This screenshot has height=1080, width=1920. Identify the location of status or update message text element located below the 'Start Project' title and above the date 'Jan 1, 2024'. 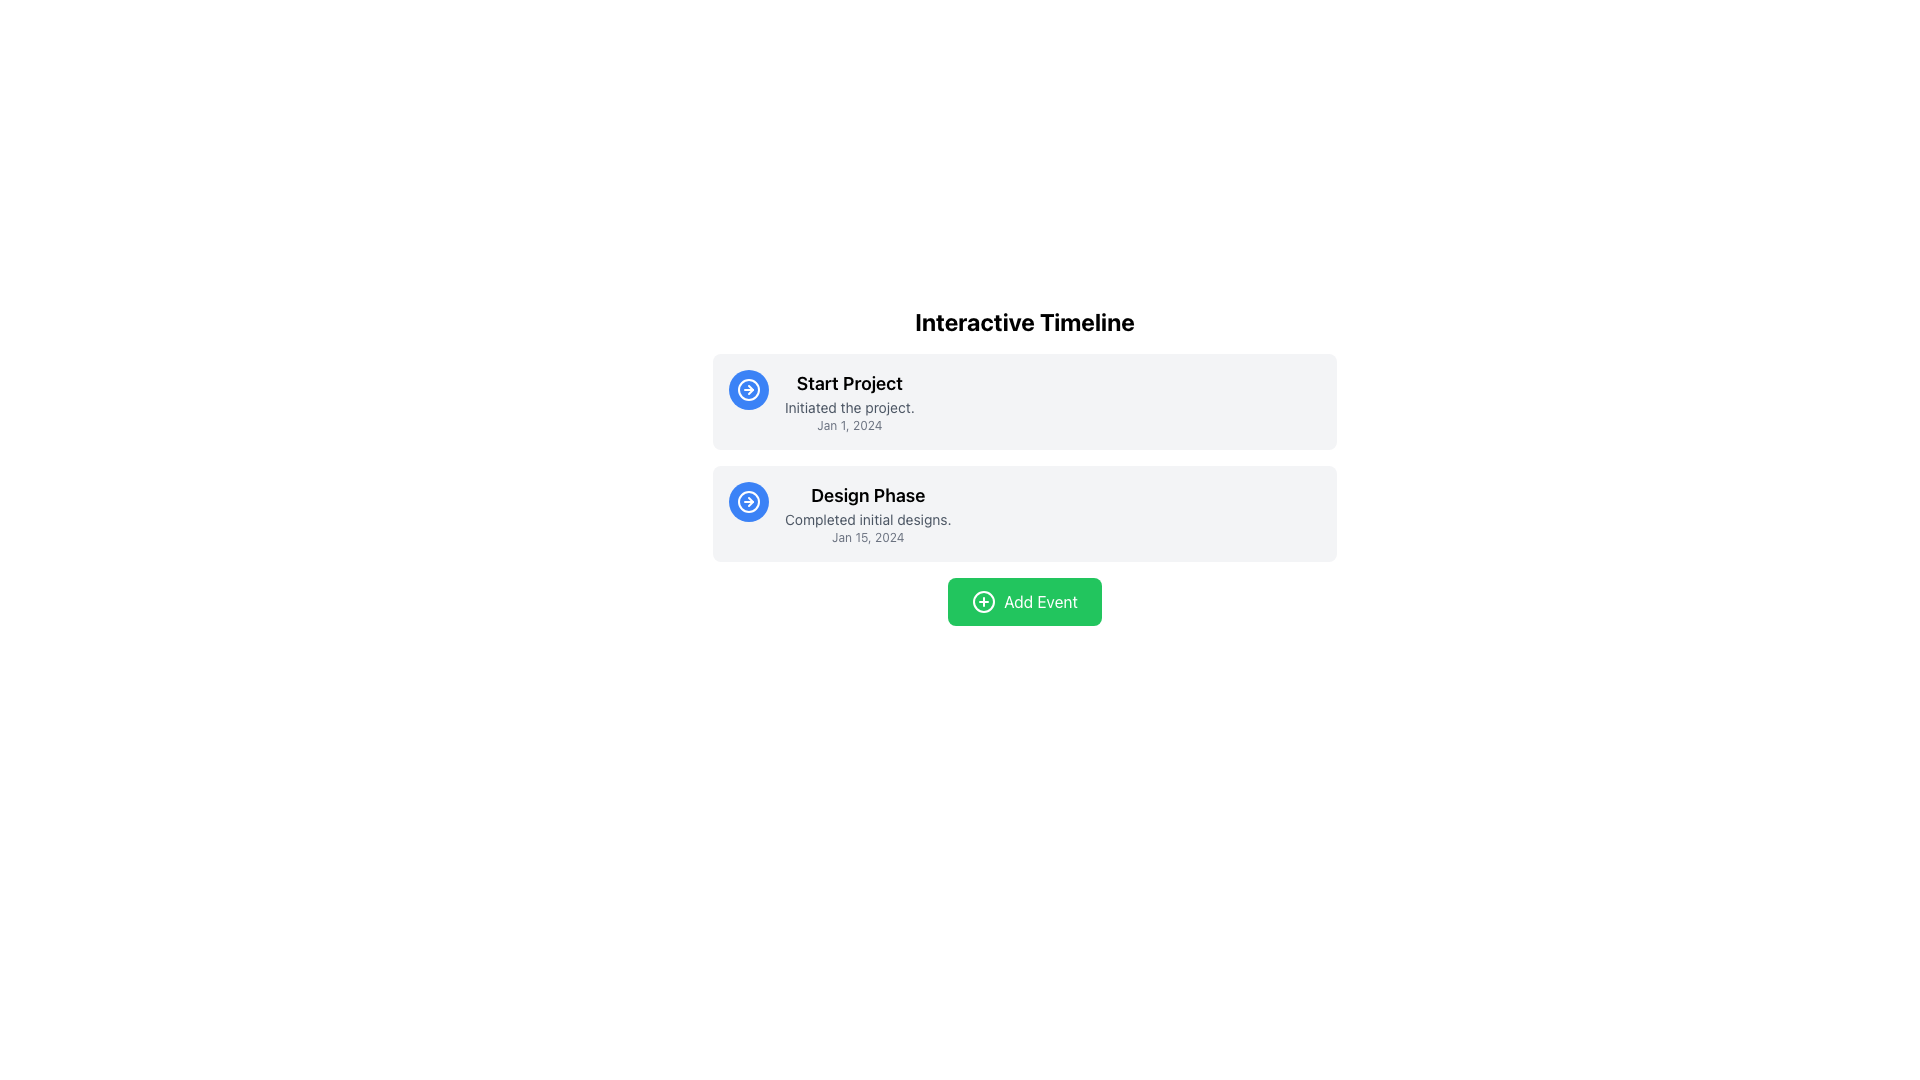
(849, 407).